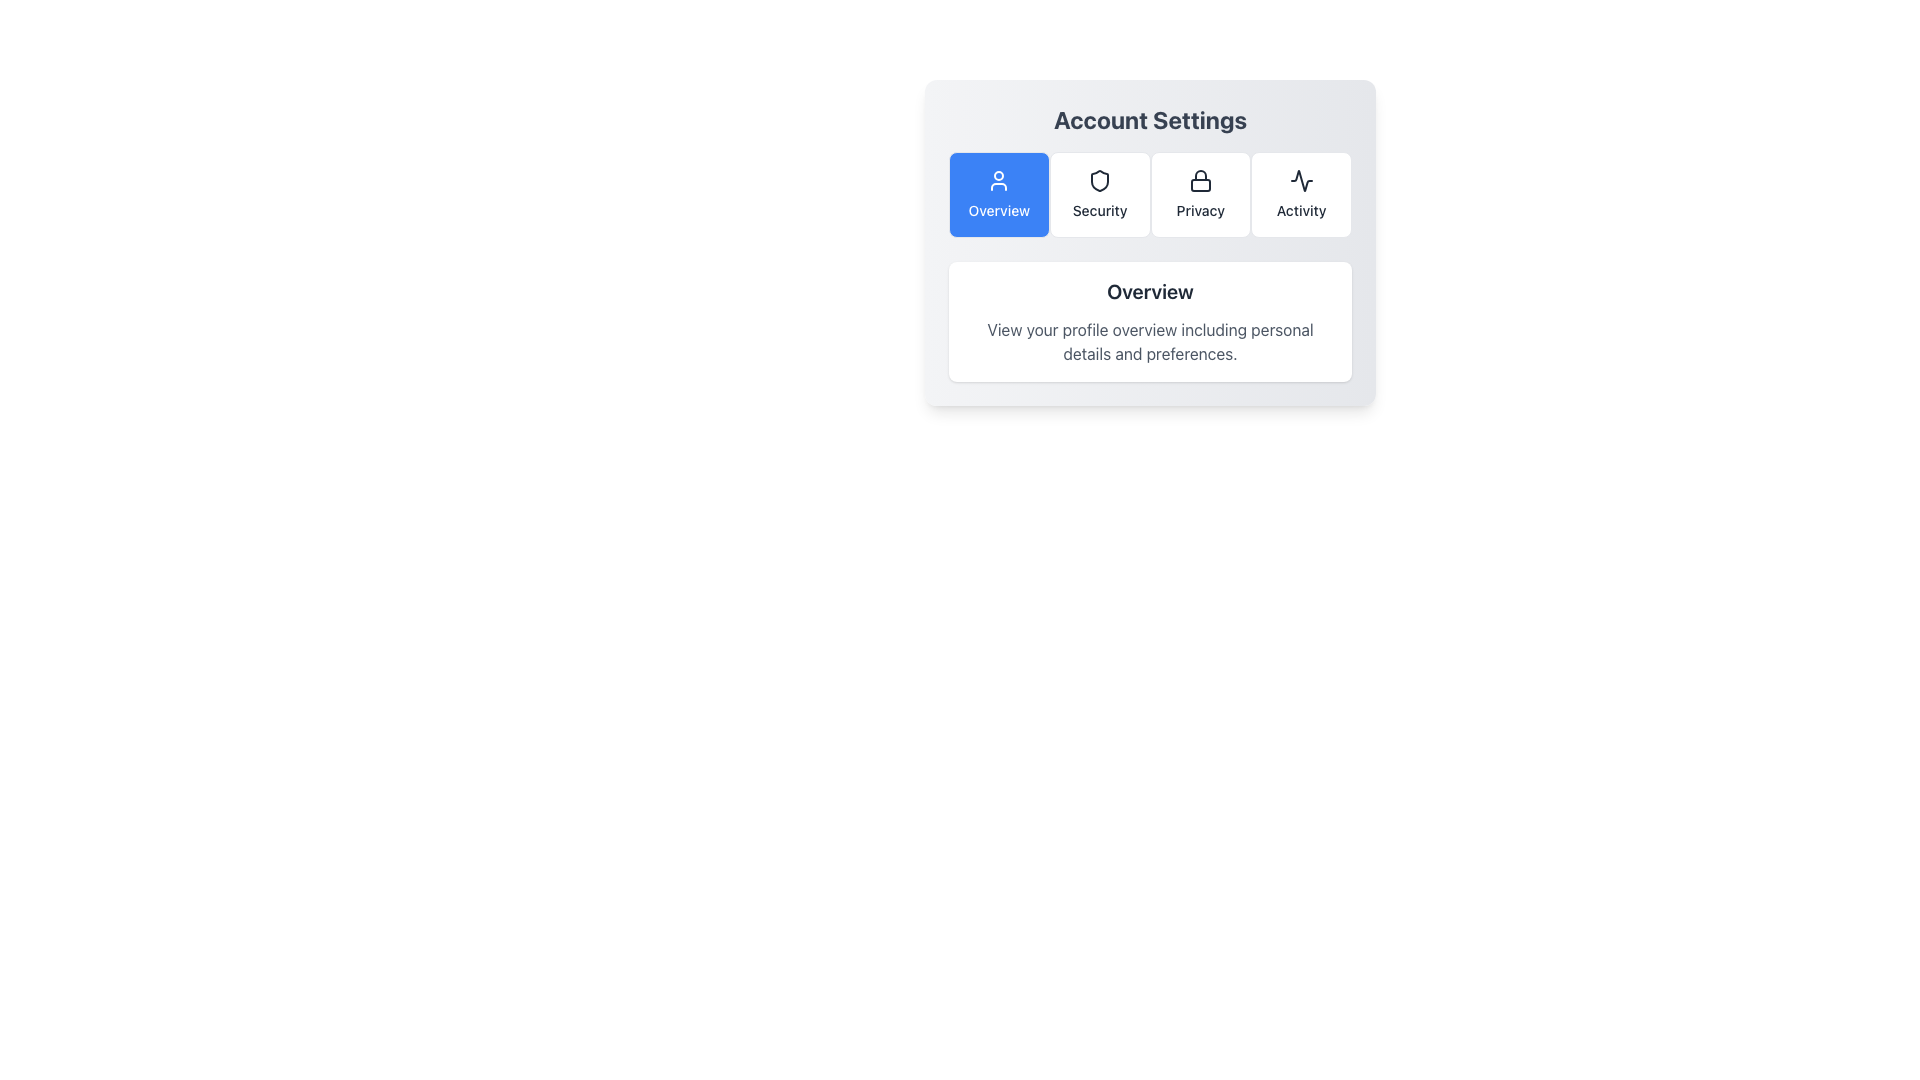 The width and height of the screenshot is (1920, 1080). Describe the element at coordinates (999, 211) in the screenshot. I see `assistive technology` at that location.